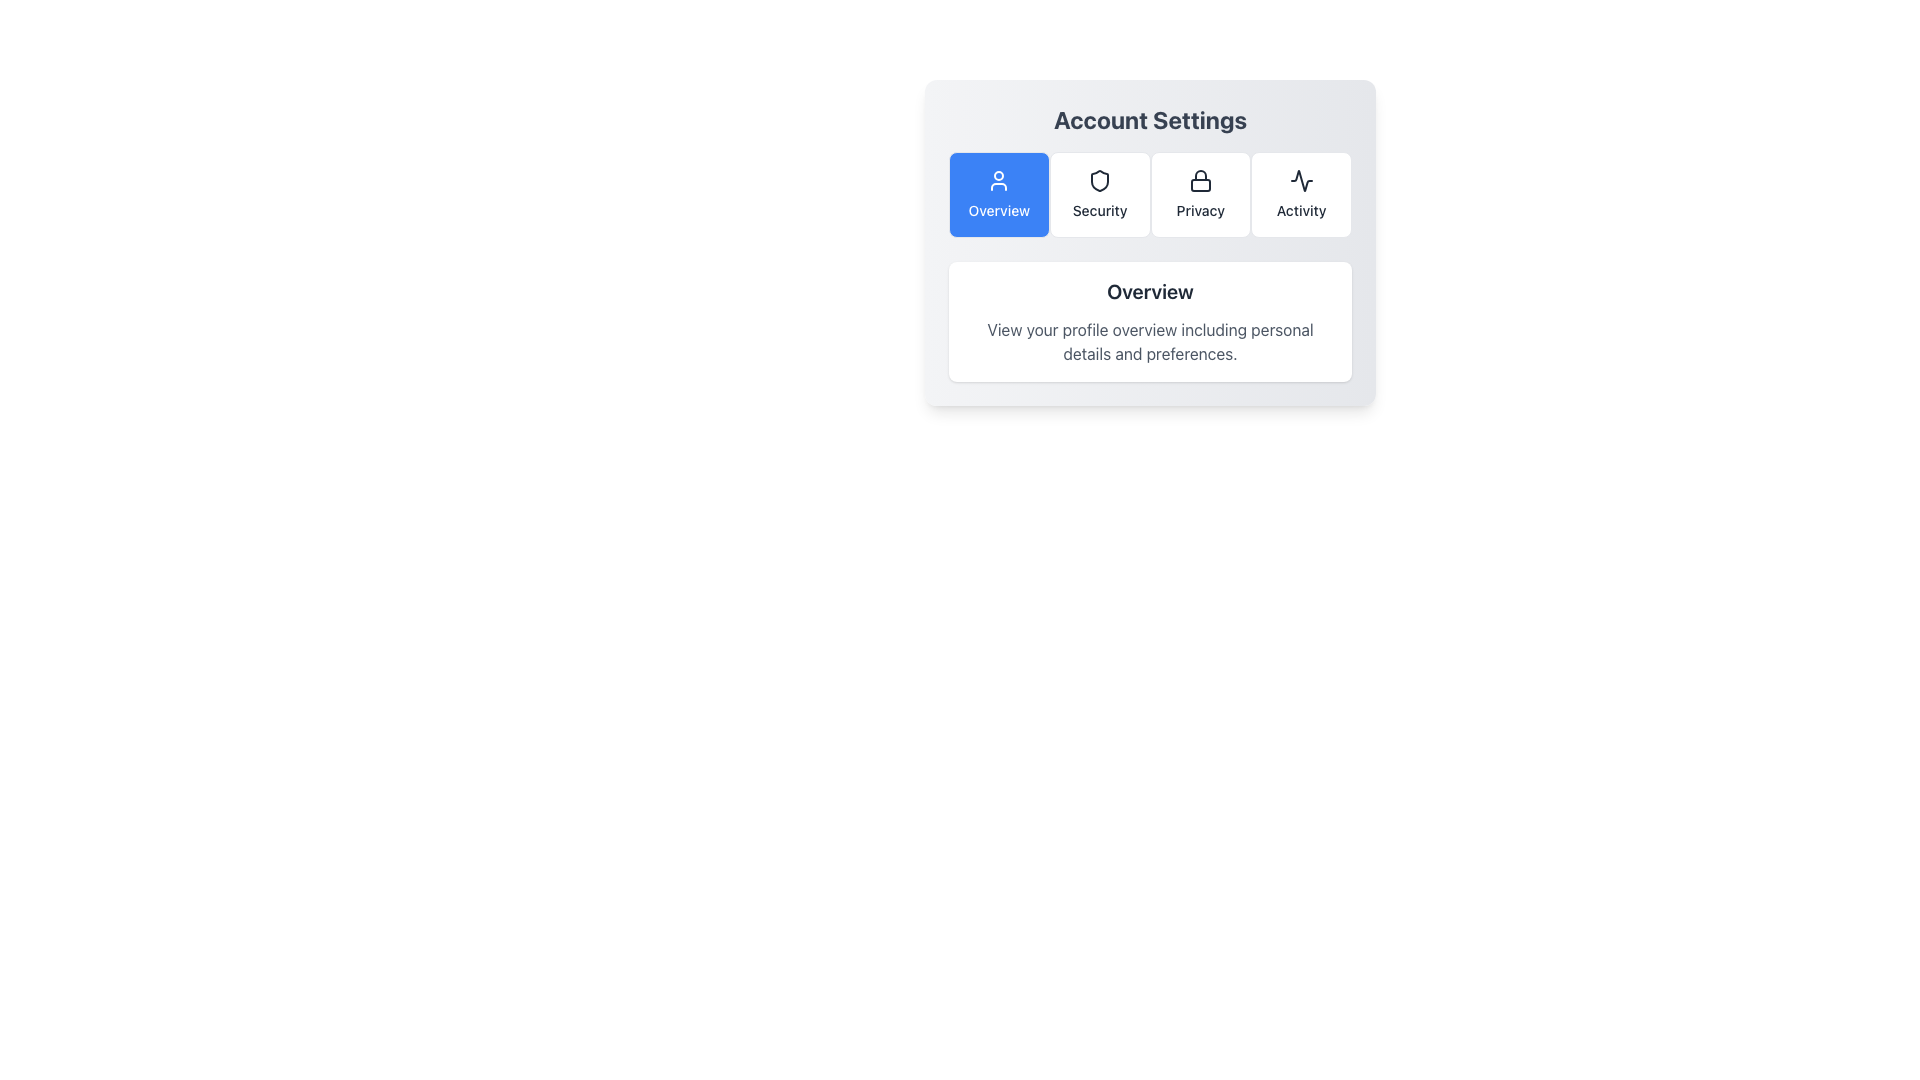 The width and height of the screenshot is (1920, 1080). Describe the element at coordinates (999, 211) in the screenshot. I see `assistive technology` at that location.